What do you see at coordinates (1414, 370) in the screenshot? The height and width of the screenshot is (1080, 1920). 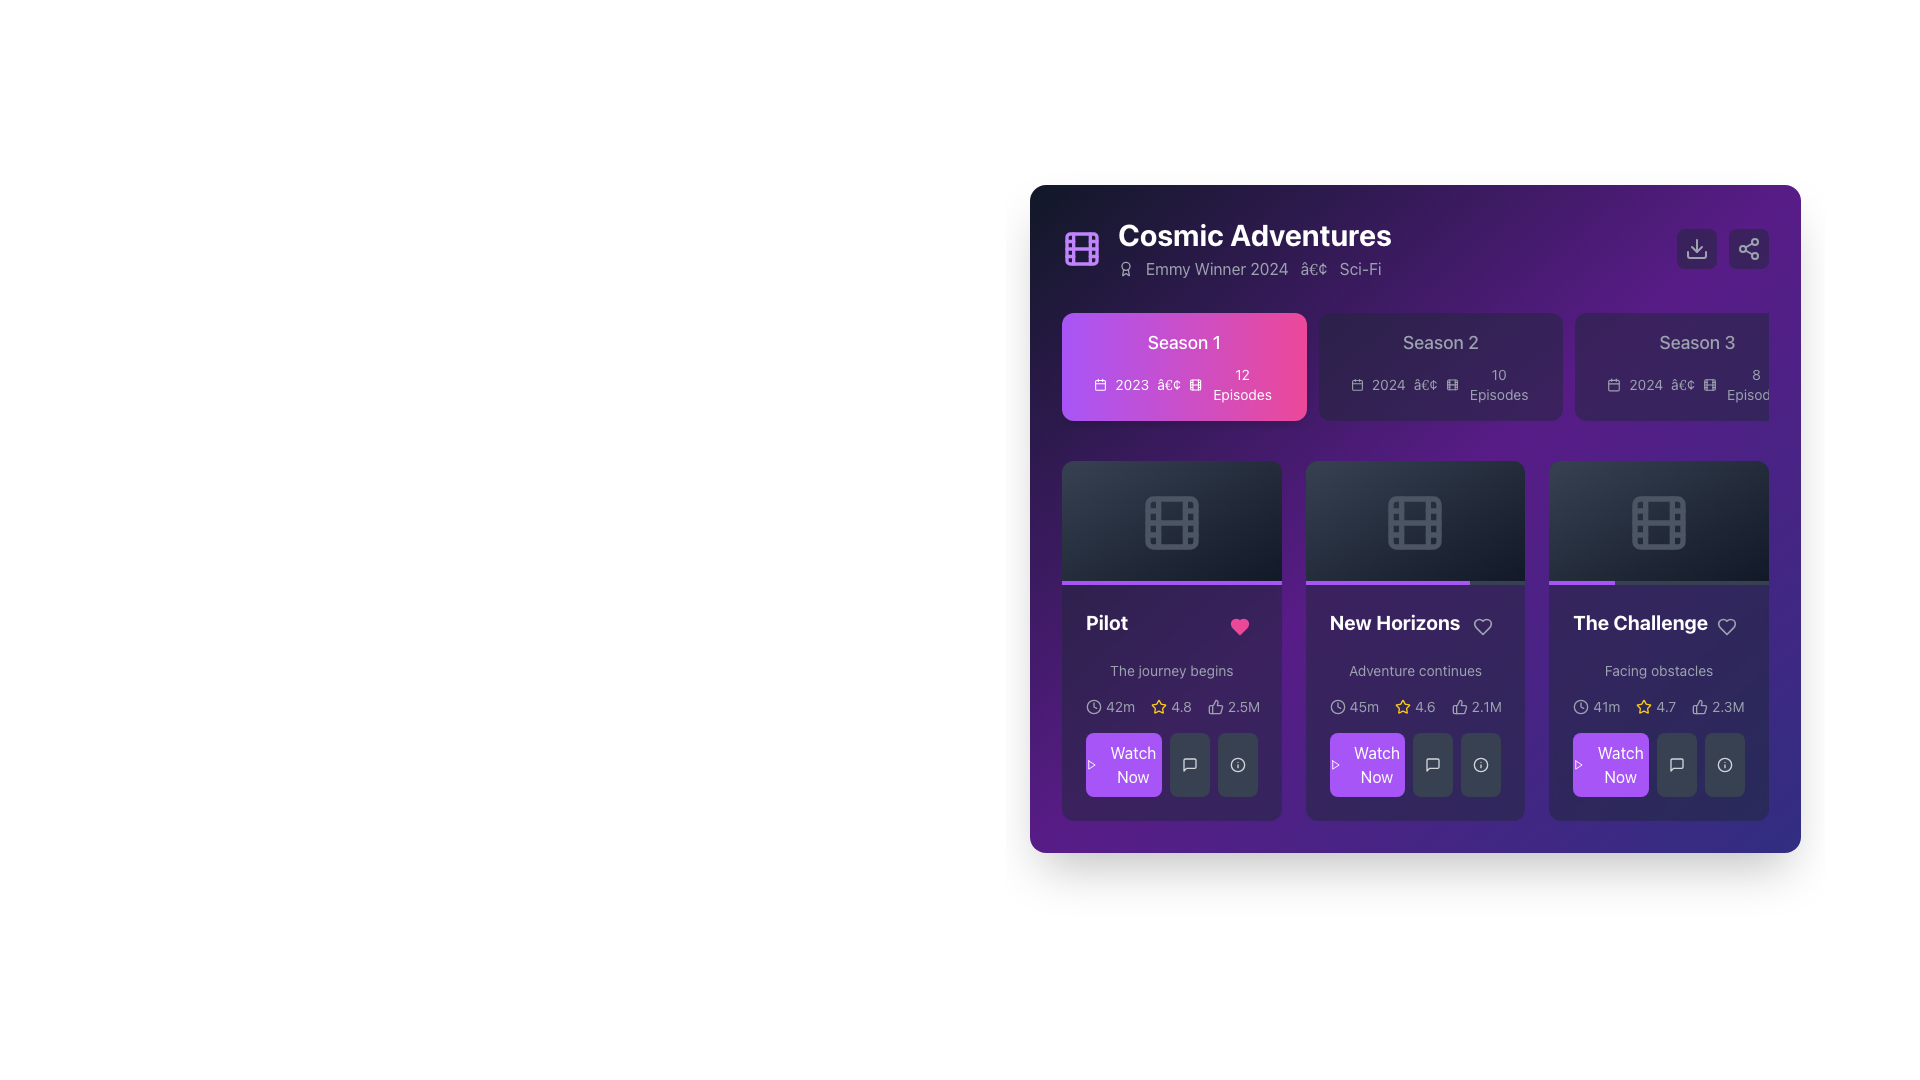 I see `the 'Season 2' button with a dark purple background that displays 'Season 2 (2024) - 10 Episodes'` at bounding box center [1414, 370].